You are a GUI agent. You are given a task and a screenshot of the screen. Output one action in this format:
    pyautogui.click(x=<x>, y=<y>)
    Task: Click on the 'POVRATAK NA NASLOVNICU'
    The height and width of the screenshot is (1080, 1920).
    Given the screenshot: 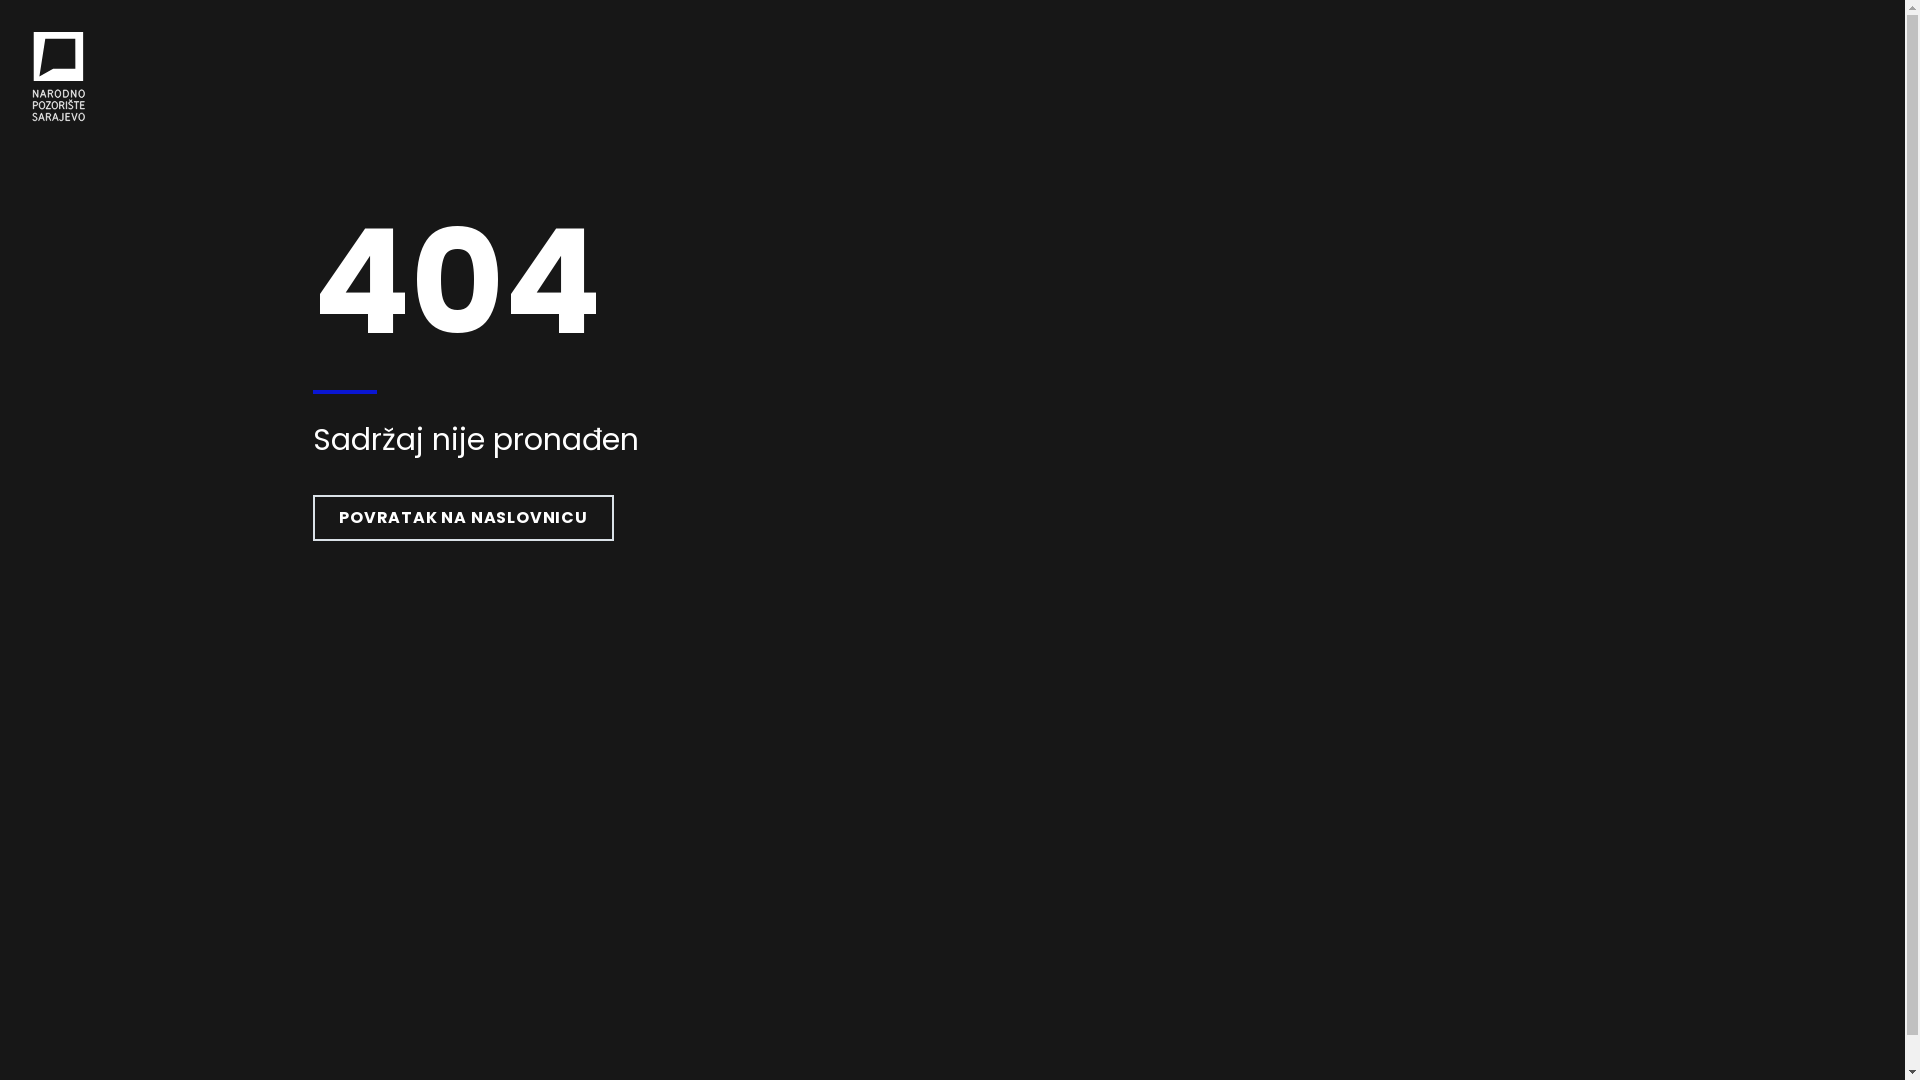 What is the action you would take?
    pyautogui.click(x=462, y=516)
    